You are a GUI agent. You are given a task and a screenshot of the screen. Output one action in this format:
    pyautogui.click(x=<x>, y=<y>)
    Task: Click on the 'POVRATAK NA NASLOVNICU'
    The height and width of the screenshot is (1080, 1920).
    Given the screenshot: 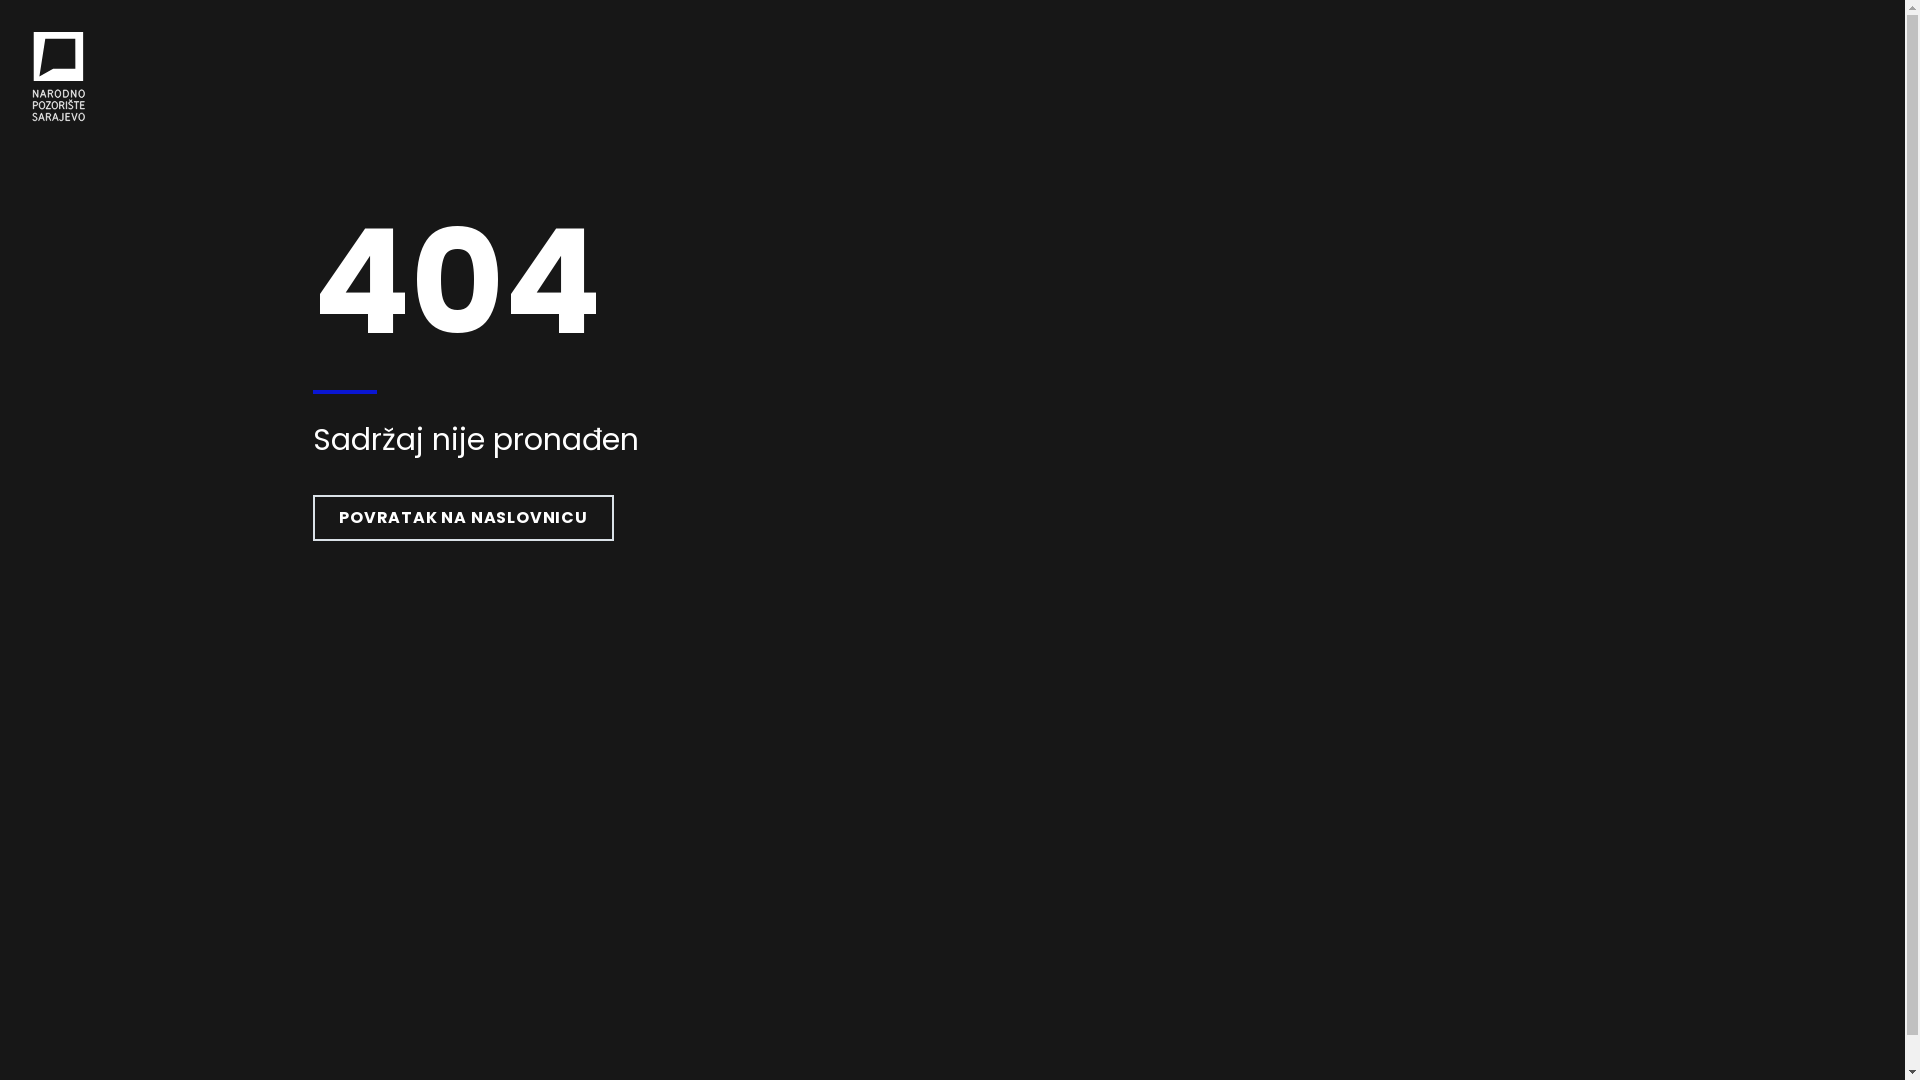 What is the action you would take?
    pyautogui.click(x=462, y=516)
    